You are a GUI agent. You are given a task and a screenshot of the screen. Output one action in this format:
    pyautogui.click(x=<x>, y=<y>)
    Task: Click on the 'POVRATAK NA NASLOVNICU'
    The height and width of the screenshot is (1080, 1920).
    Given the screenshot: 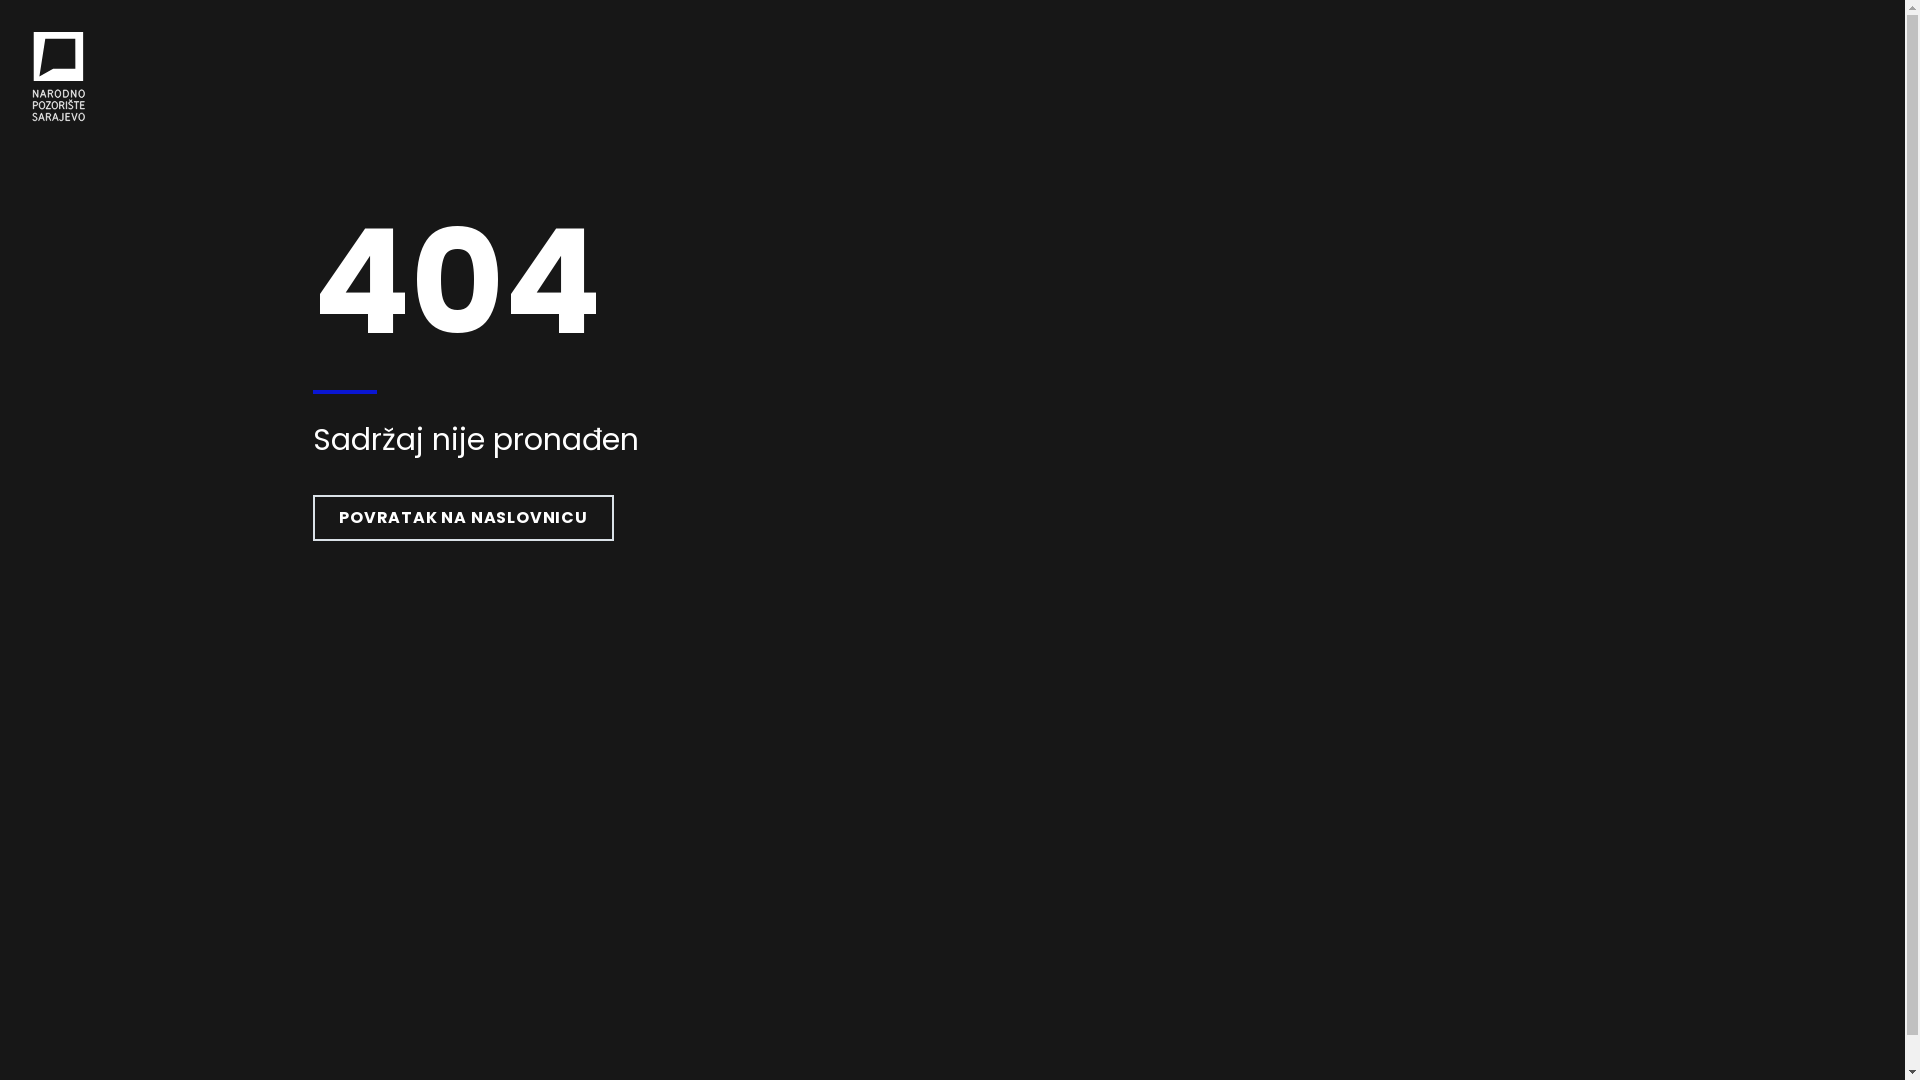 What is the action you would take?
    pyautogui.click(x=462, y=516)
    